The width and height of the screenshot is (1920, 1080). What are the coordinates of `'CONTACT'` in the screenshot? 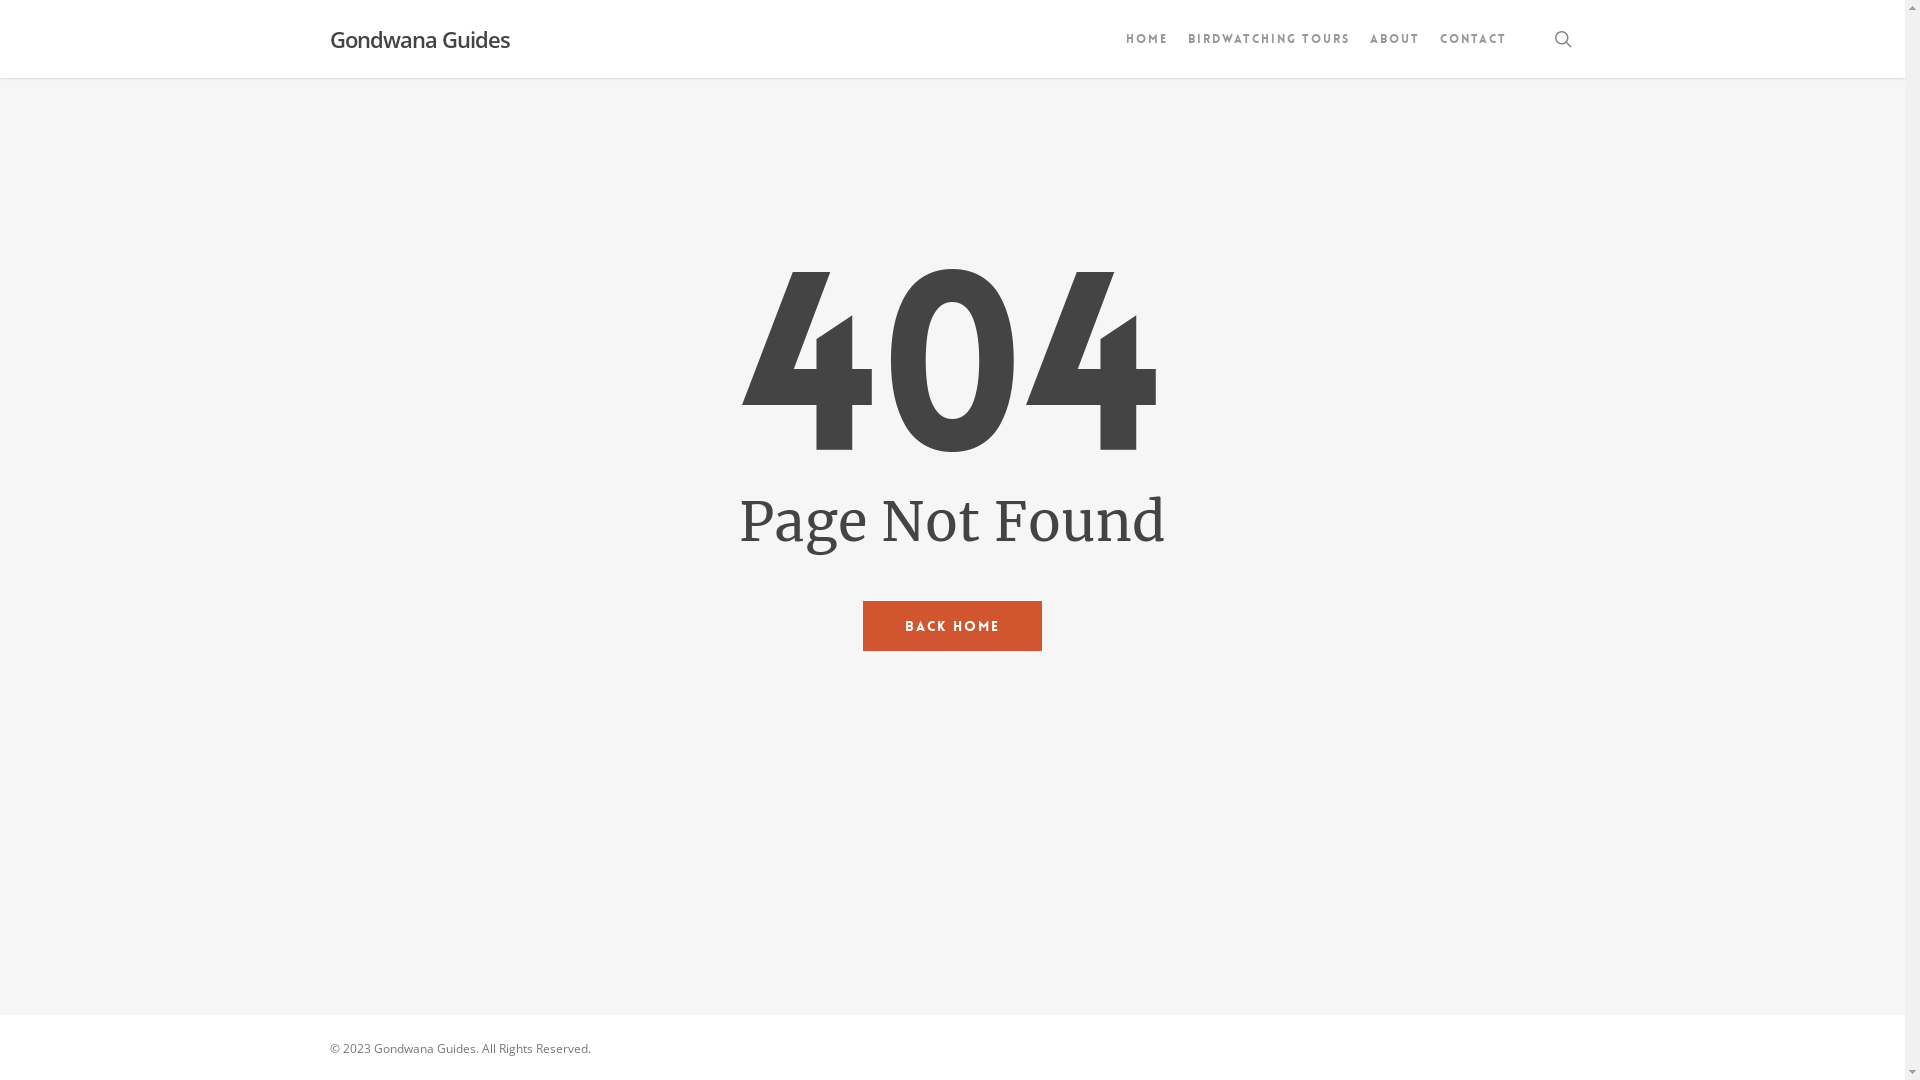 It's located at (1473, 38).